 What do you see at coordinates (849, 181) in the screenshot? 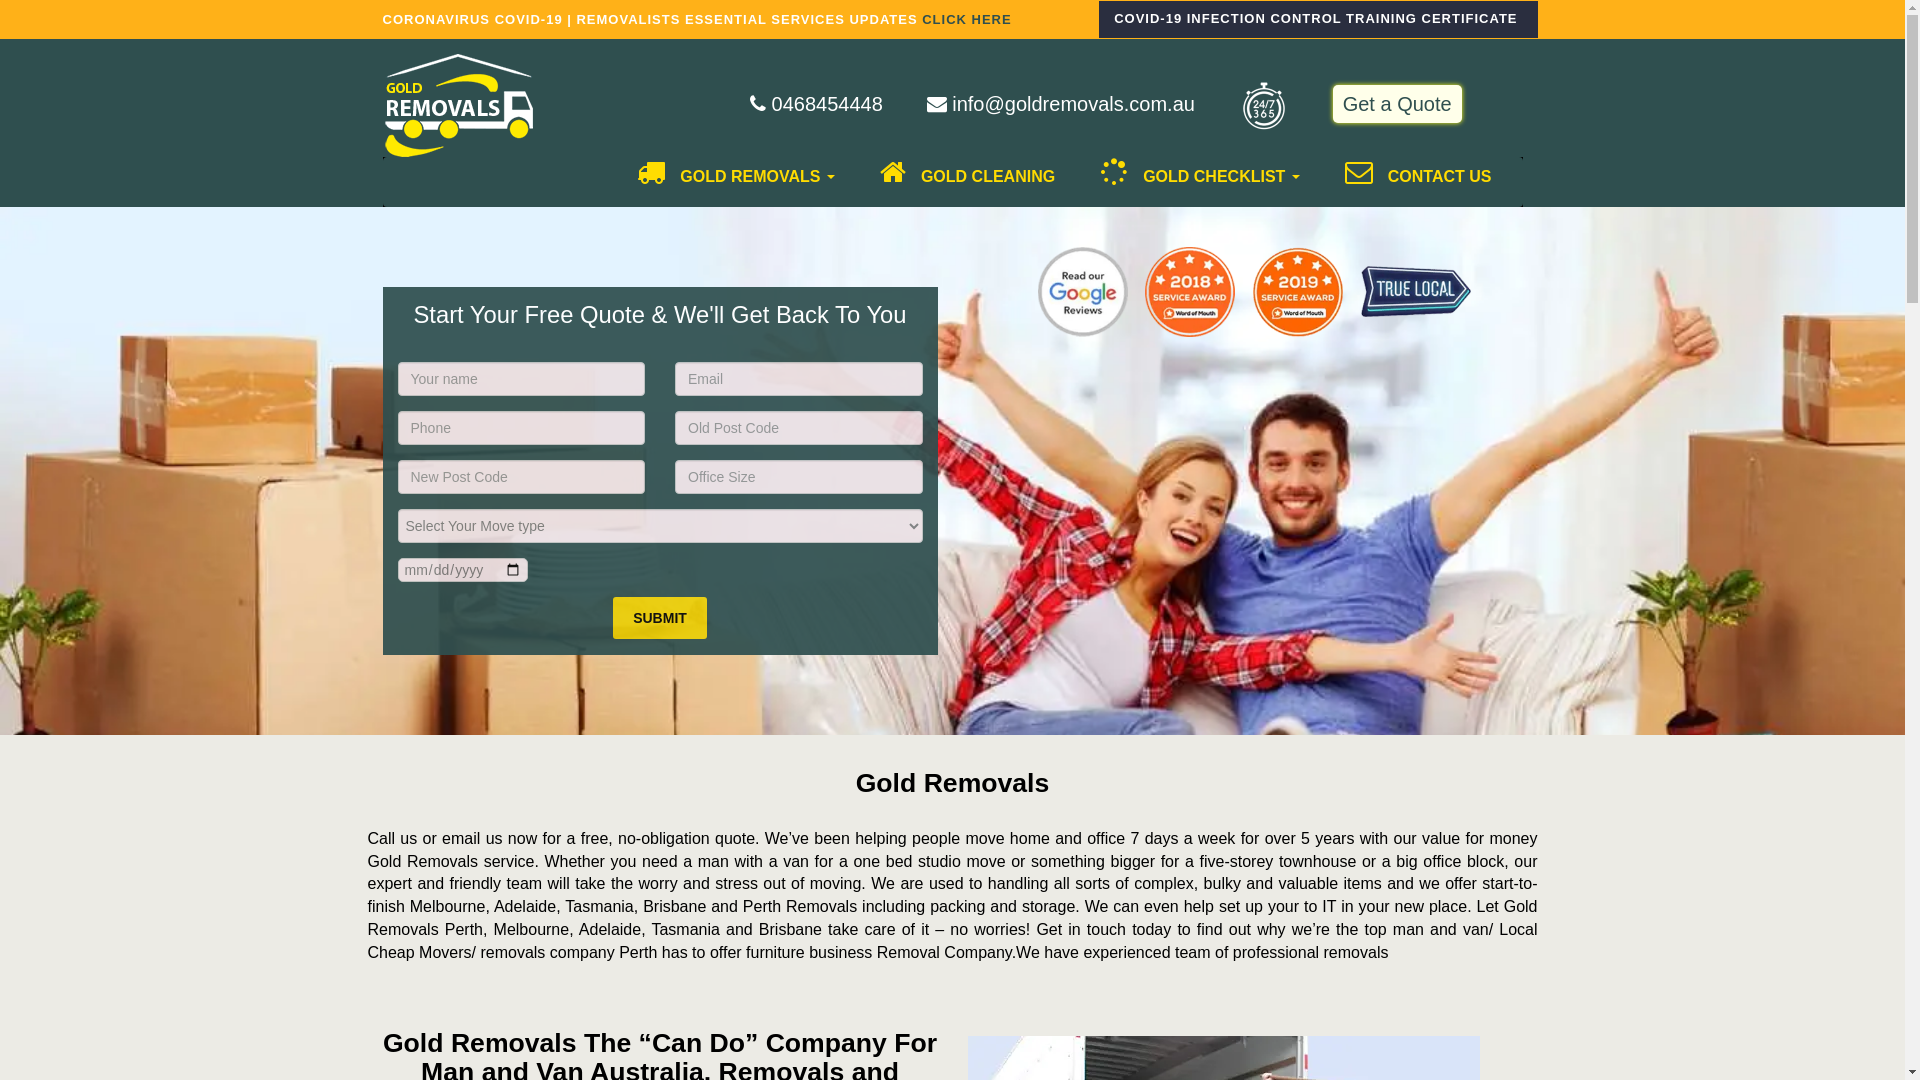
I see `'GOLD CLEANING'` at bounding box center [849, 181].